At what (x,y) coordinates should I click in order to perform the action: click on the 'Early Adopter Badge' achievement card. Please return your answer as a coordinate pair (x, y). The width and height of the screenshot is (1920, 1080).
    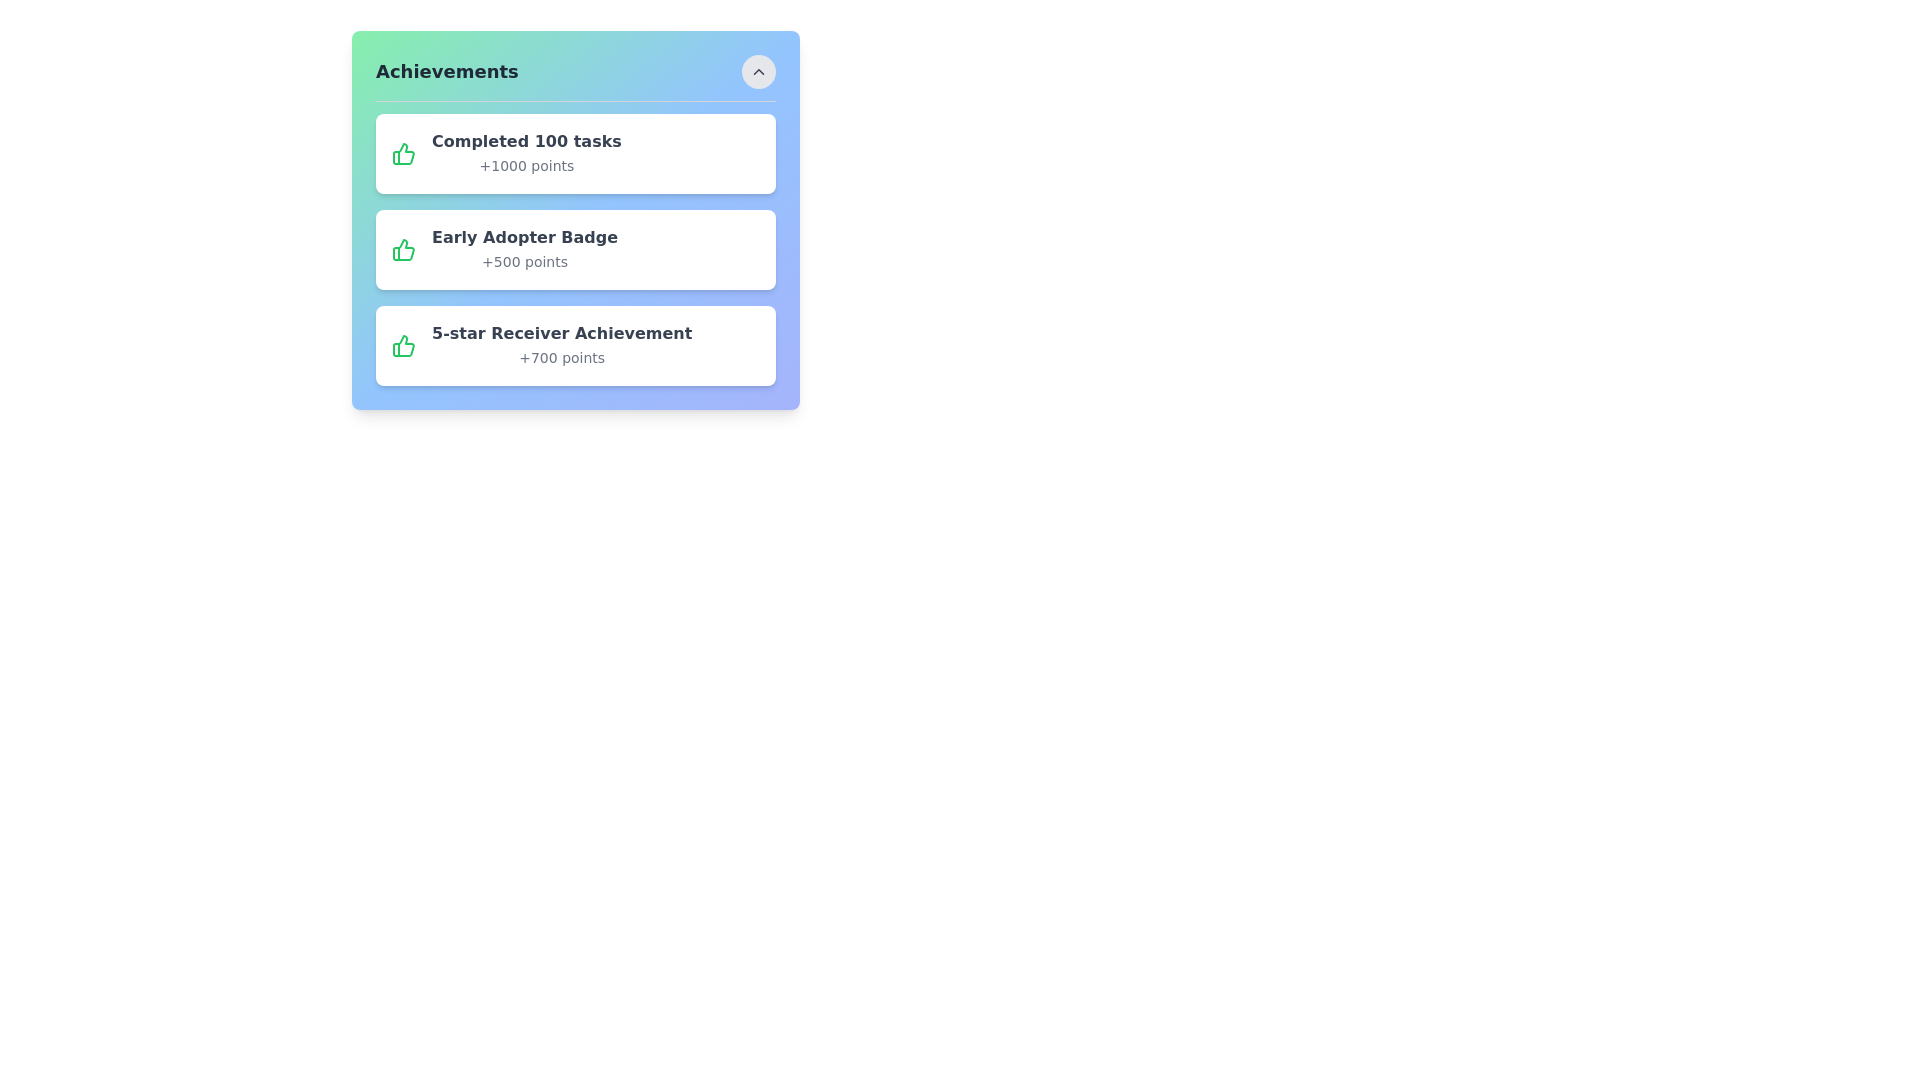
    Looking at the image, I should click on (575, 249).